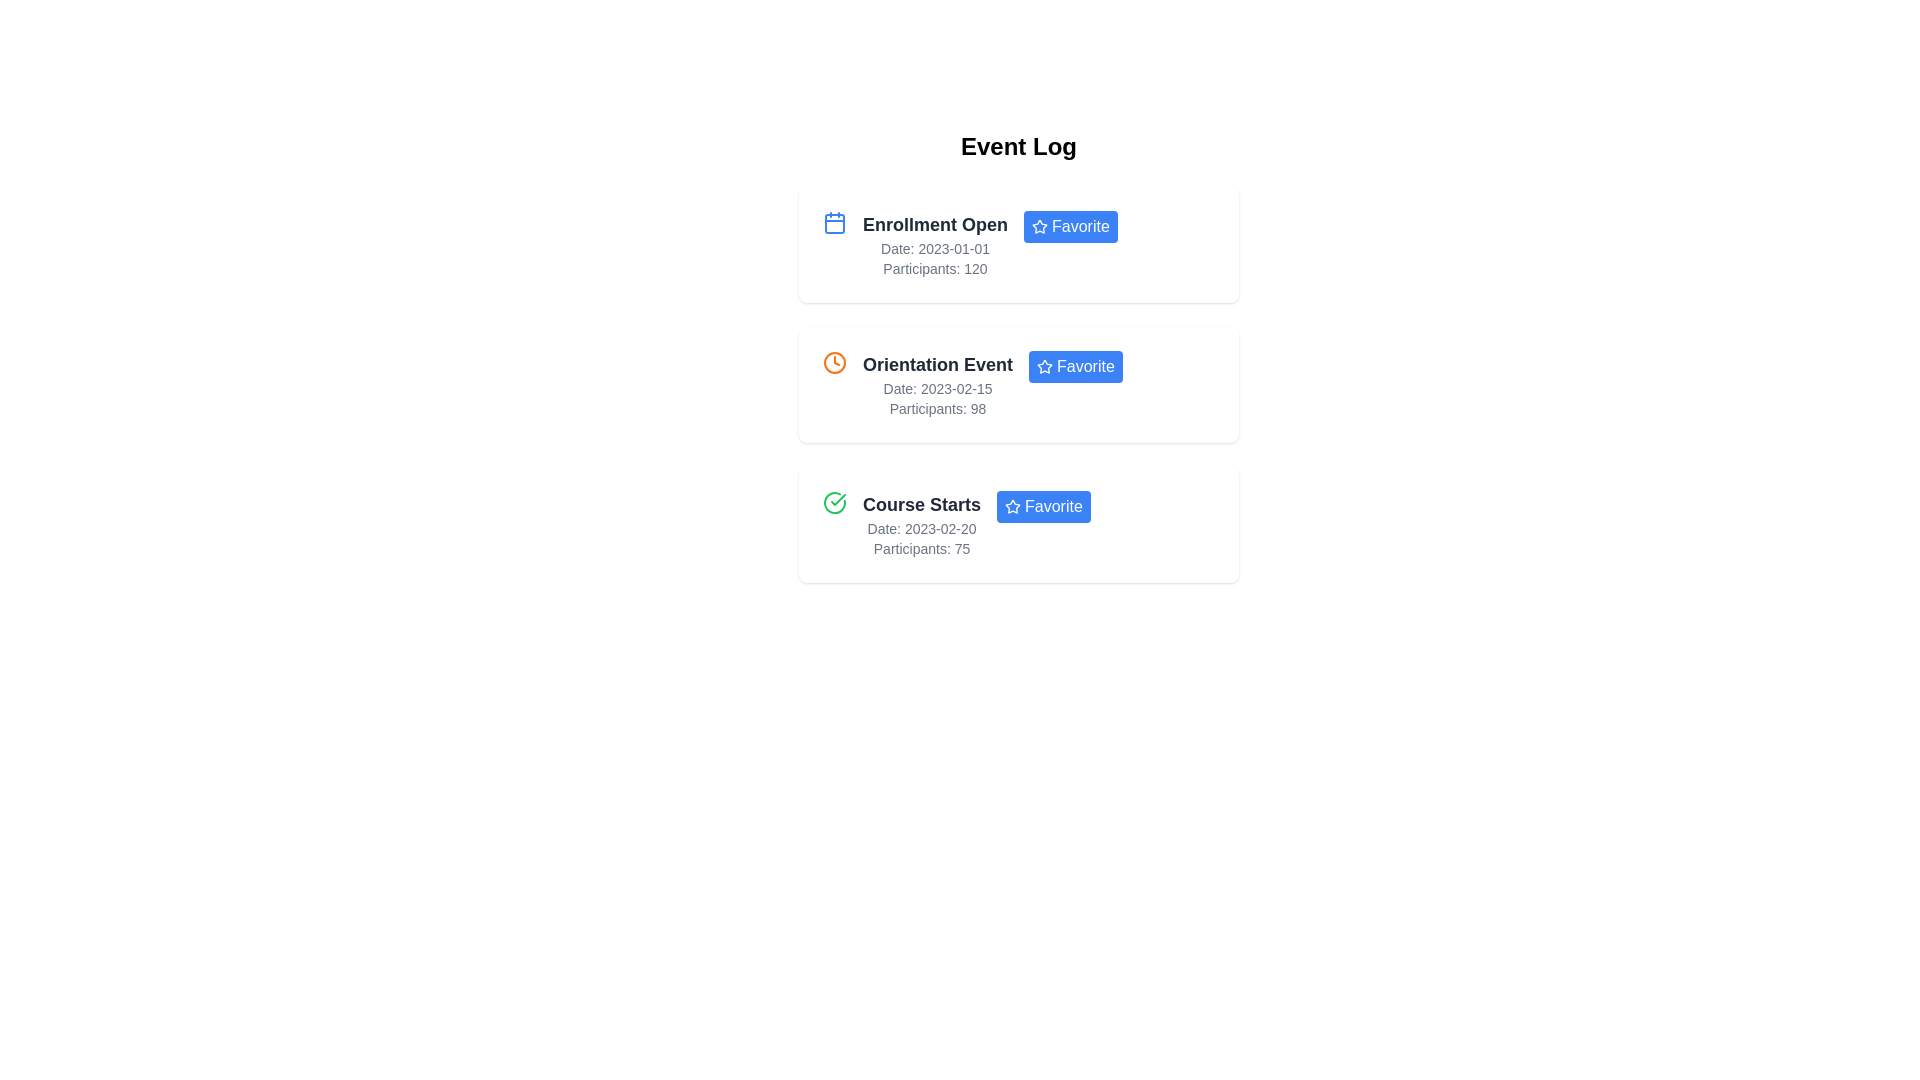  What do you see at coordinates (934, 224) in the screenshot?
I see `the first line text label within the first event card located under the 'Event Log' heading` at bounding box center [934, 224].